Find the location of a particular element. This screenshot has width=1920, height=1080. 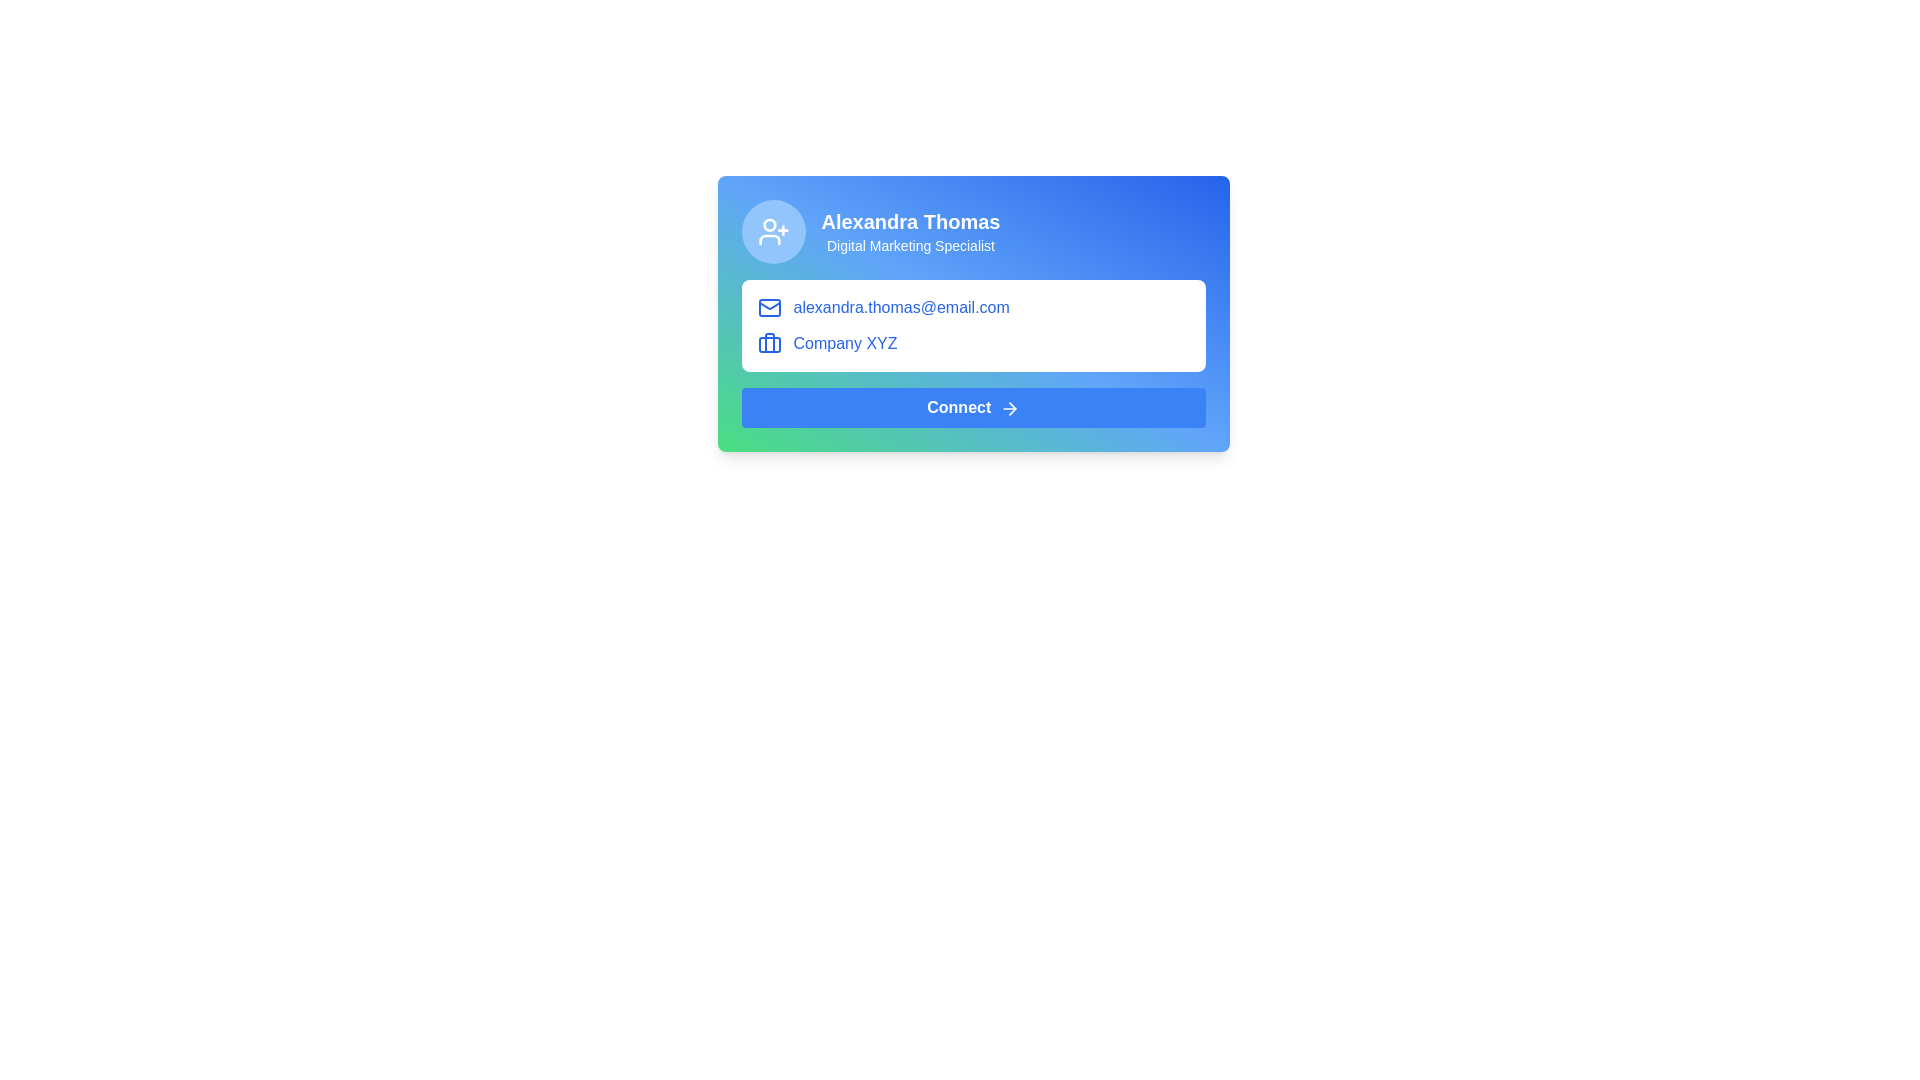

the button located at the bottom of the card that initiates a connection with Alexandra Thomas is located at coordinates (973, 407).